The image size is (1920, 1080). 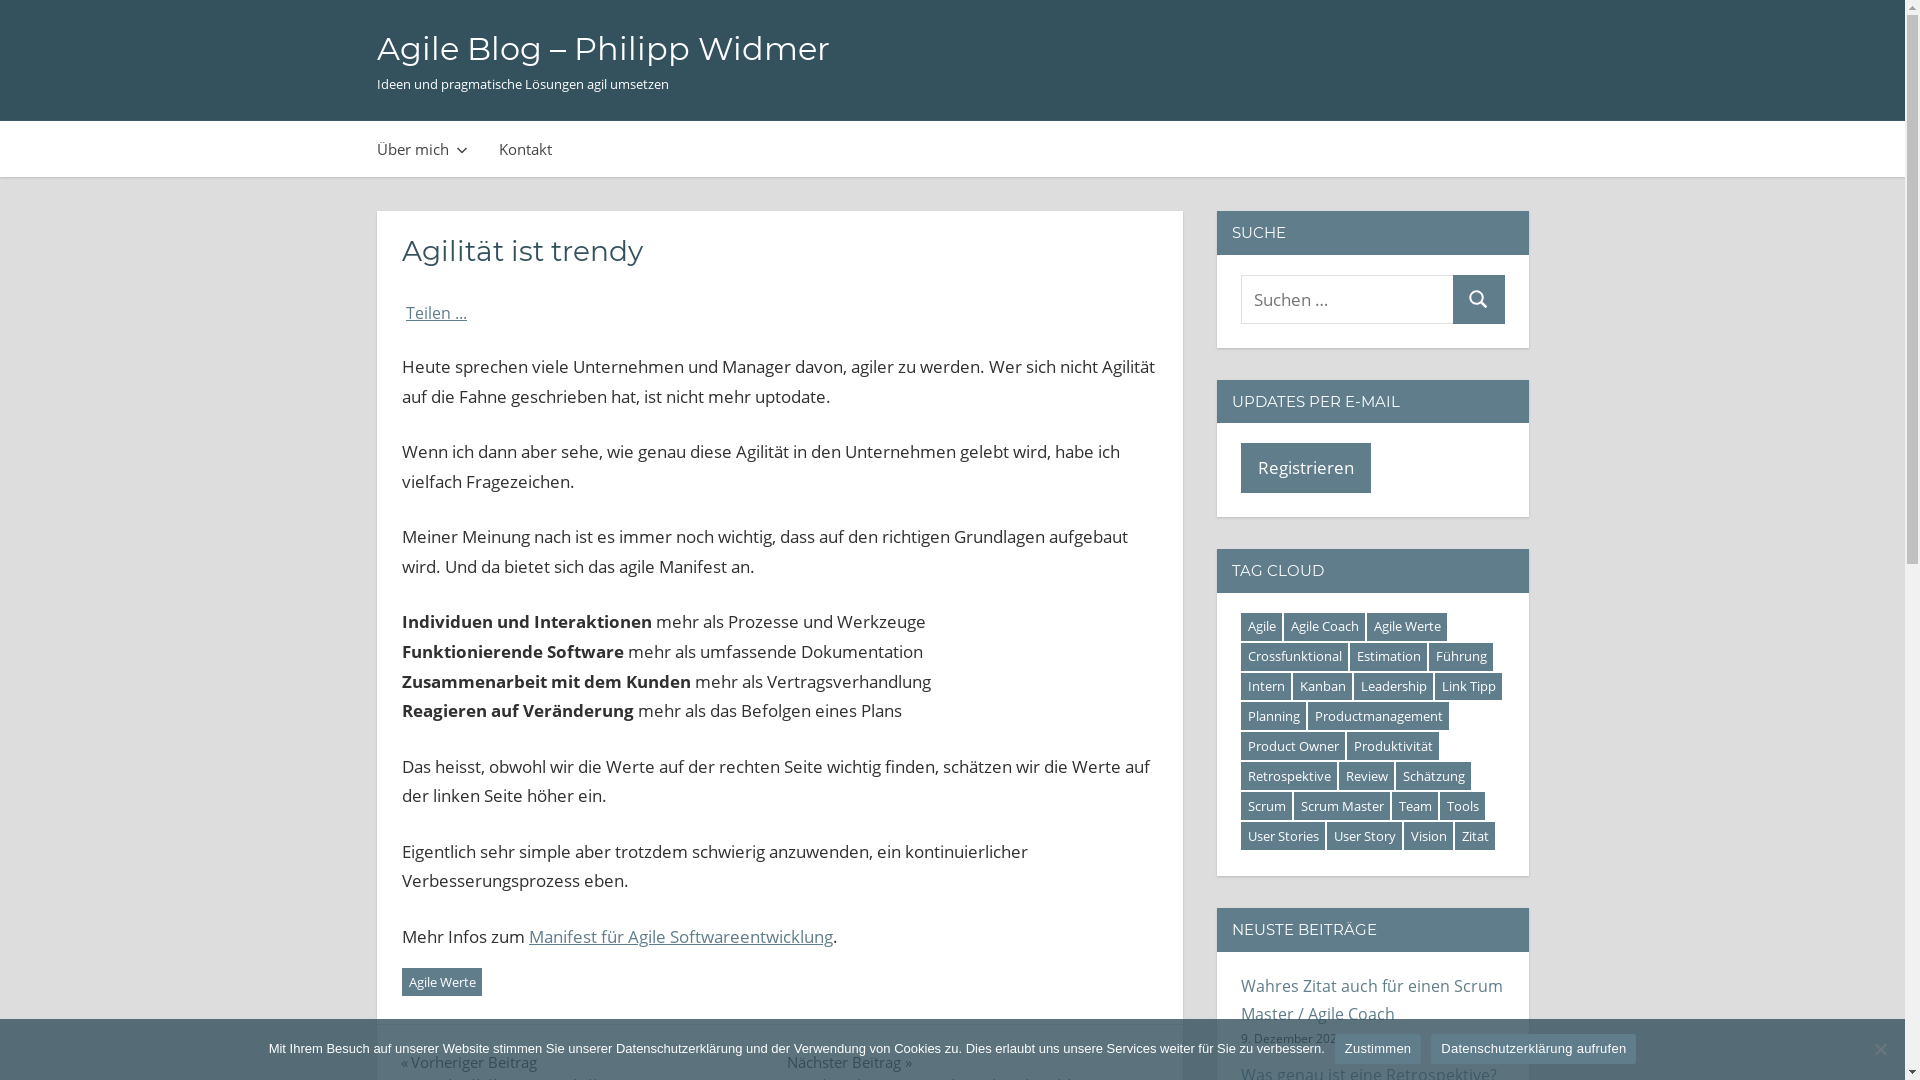 I want to click on 'Zitat', so click(x=1474, y=836).